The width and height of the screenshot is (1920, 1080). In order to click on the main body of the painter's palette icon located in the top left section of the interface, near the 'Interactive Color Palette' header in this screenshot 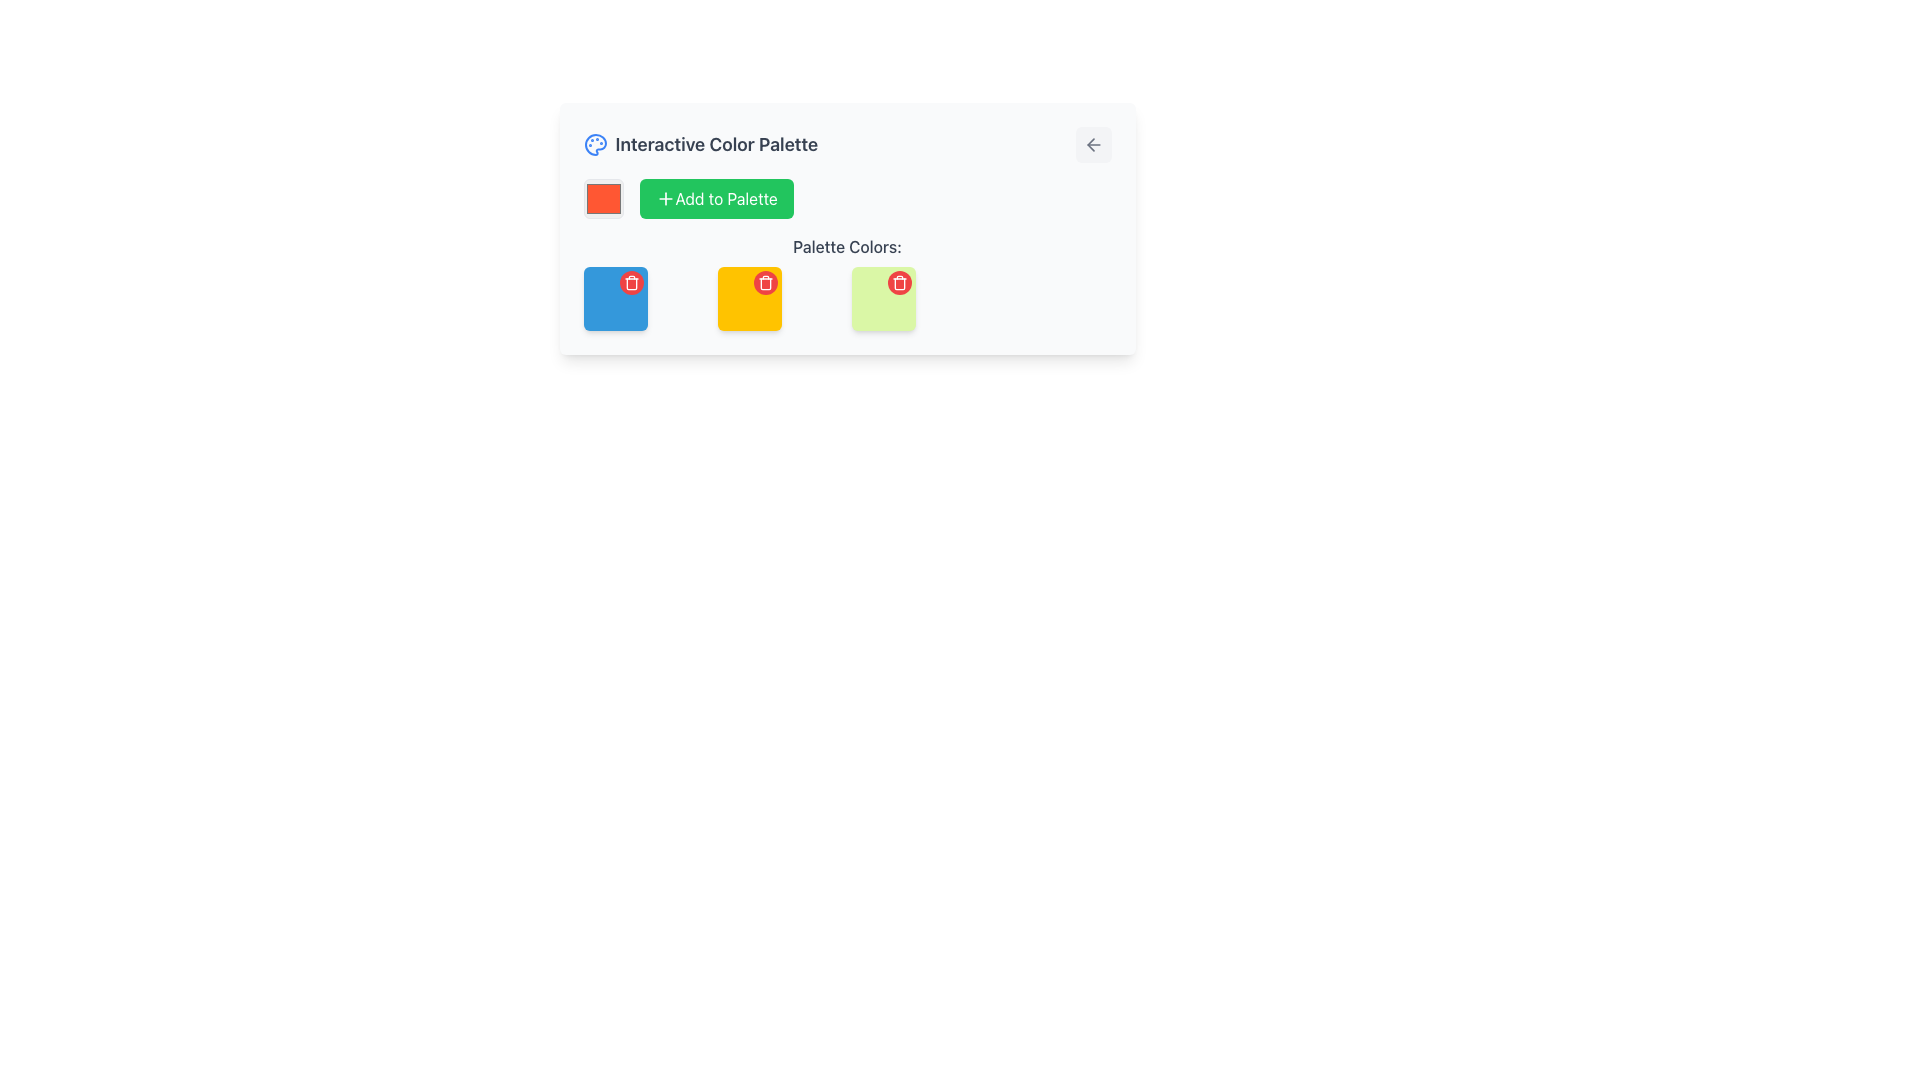, I will do `click(594, 144)`.